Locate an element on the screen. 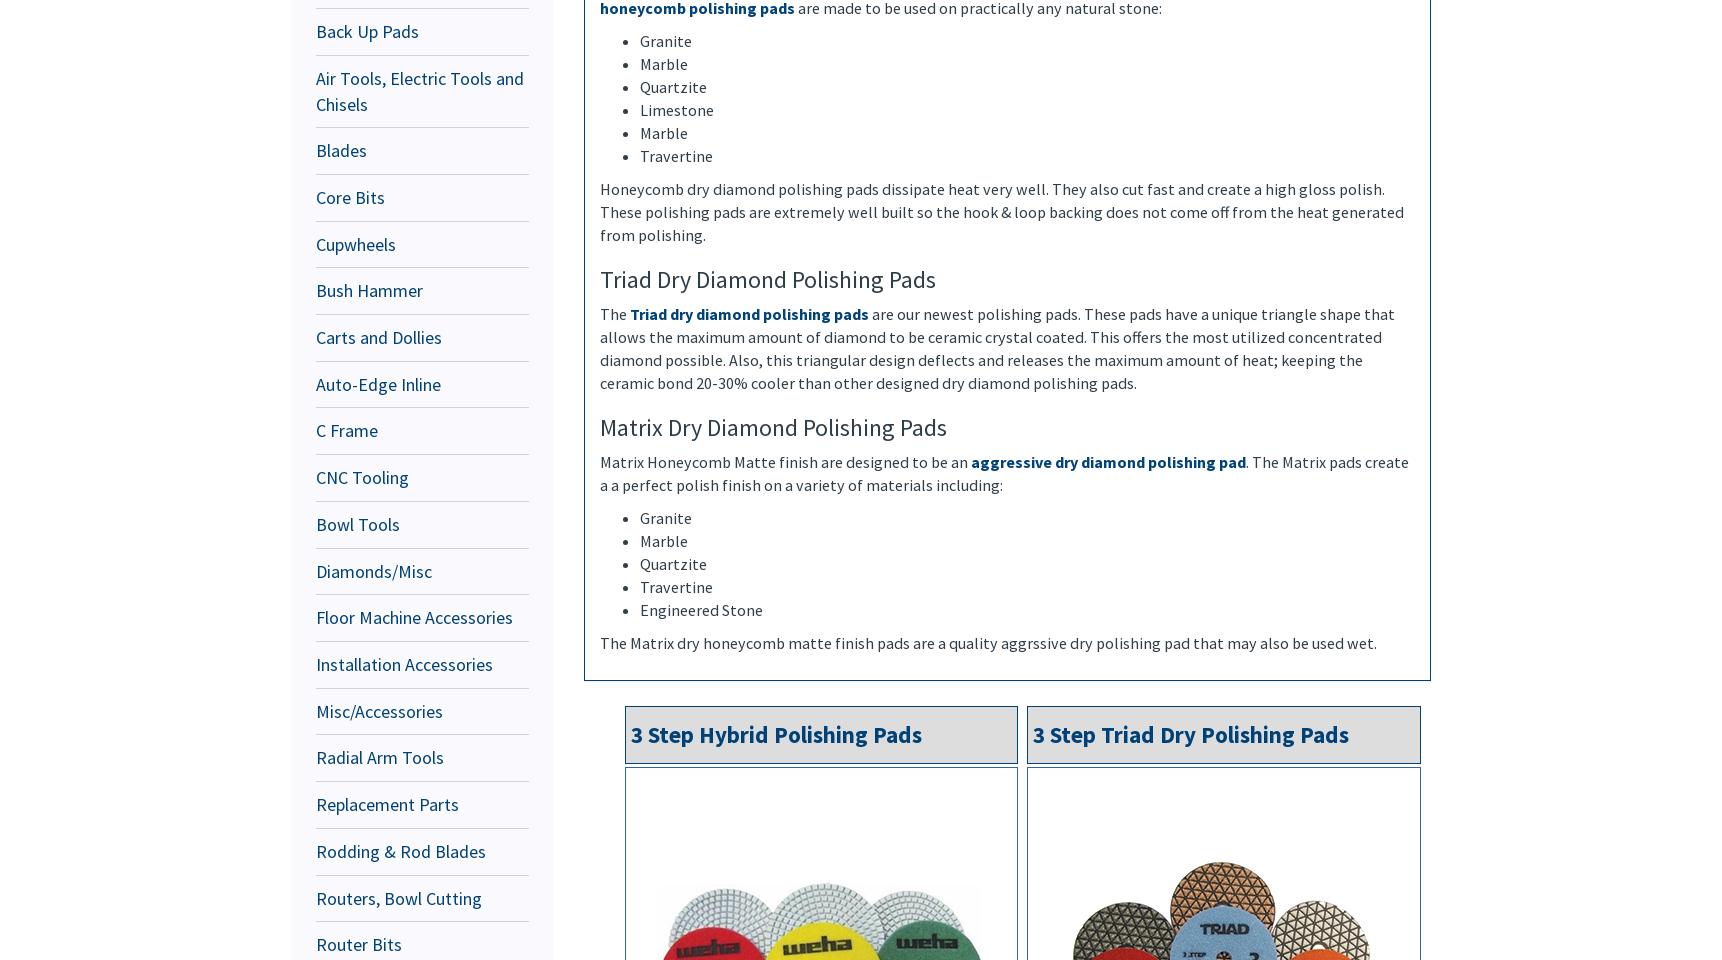 The image size is (1722, 960). 'Matrix Honeycomb Matte finish are designed to be an' is located at coordinates (784, 461).